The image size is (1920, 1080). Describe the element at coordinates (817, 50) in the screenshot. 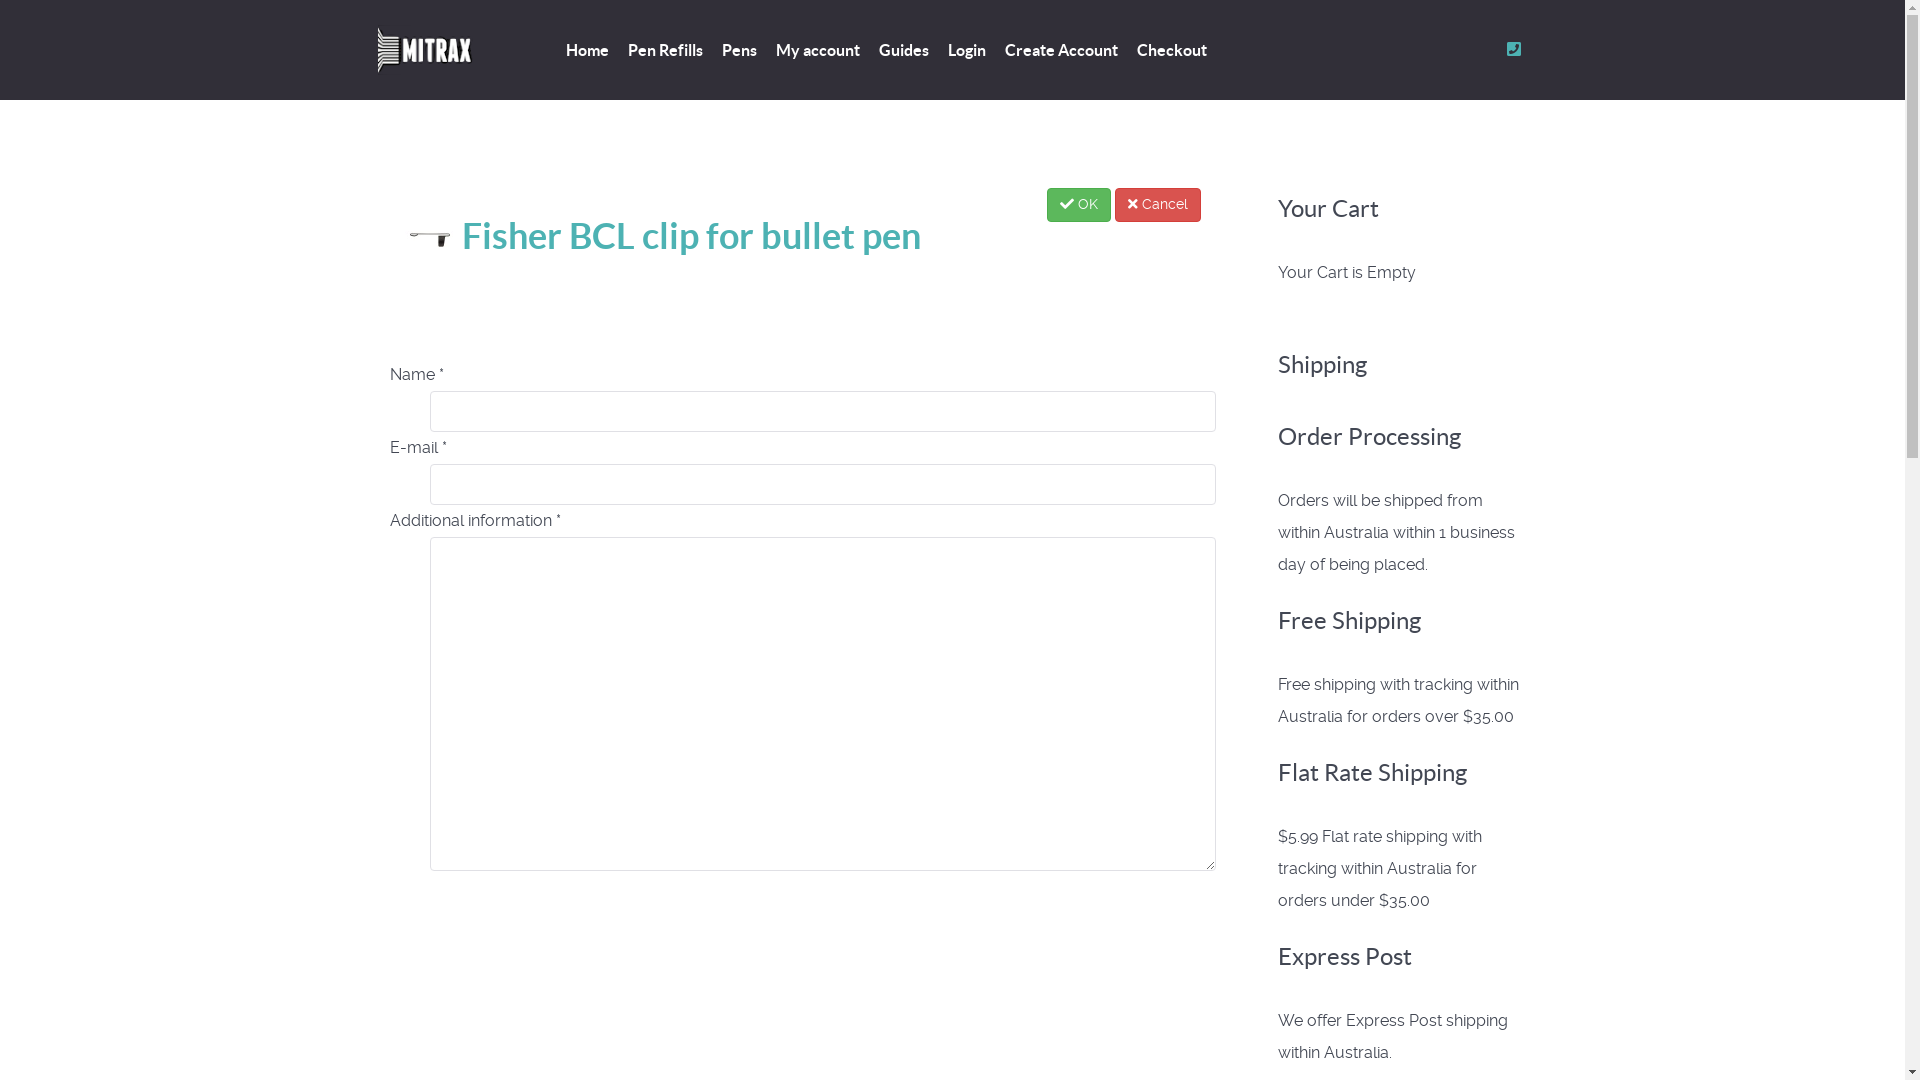

I see `'My account'` at that location.